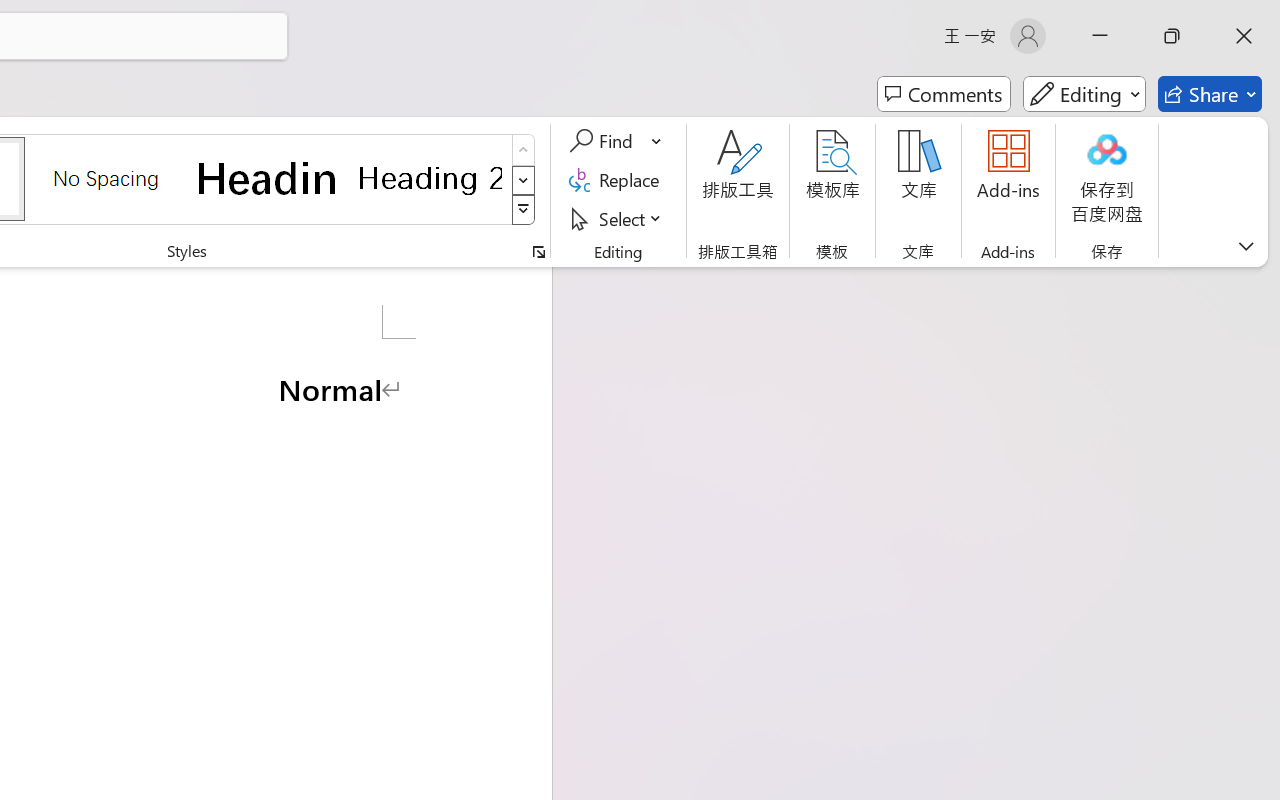 Image resolution: width=1280 pixels, height=800 pixels. I want to click on 'Replace...', so click(616, 179).